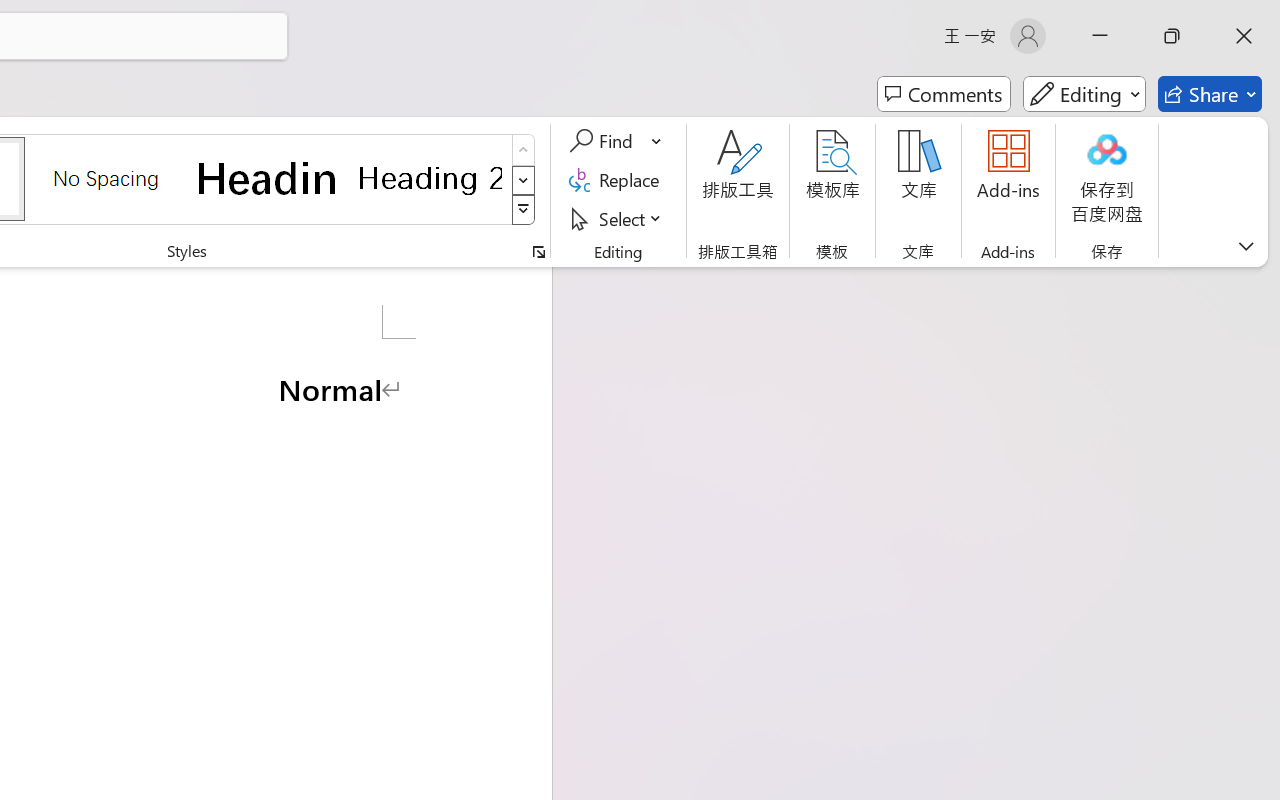 Image resolution: width=1280 pixels, height=800 pixels. I want to click on 'Replace...', so click(616, 179).